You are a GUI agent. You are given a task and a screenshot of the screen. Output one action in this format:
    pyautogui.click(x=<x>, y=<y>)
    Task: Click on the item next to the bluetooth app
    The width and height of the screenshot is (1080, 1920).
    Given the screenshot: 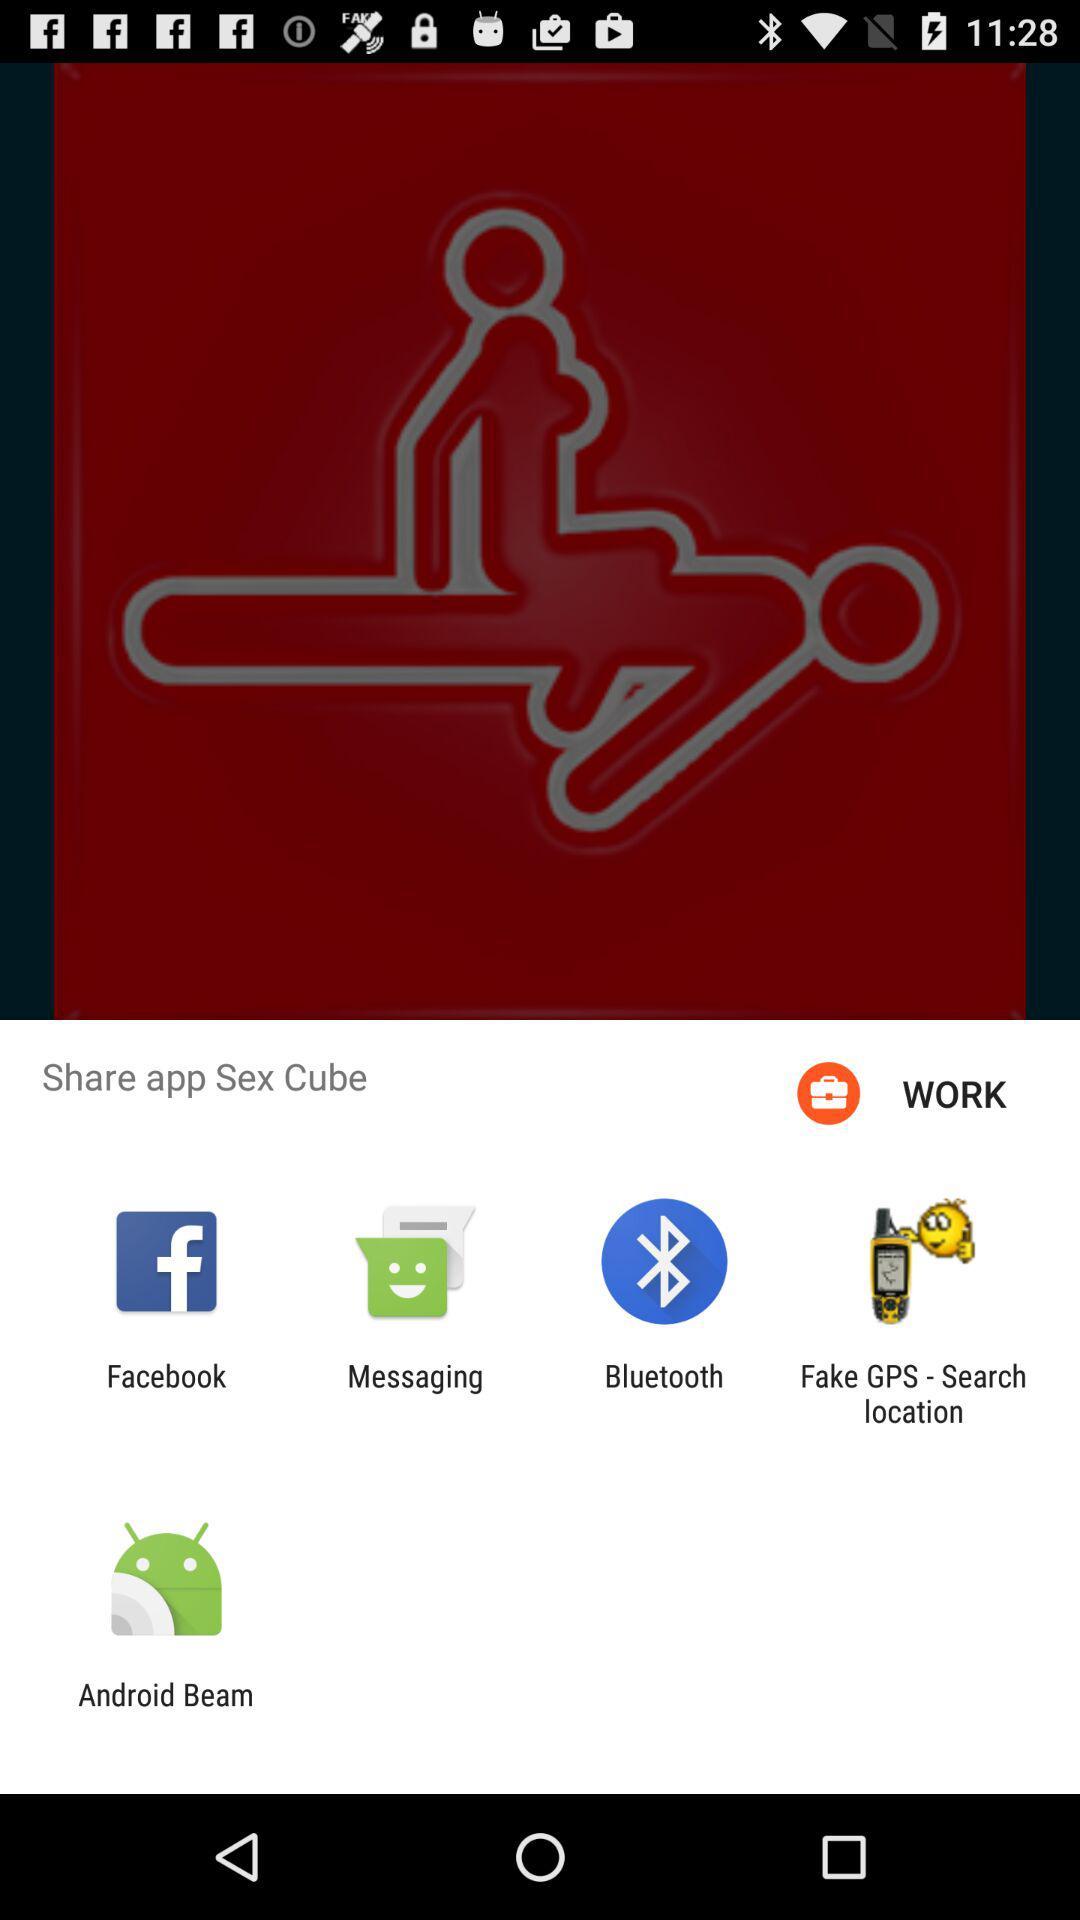 What is the action you would take?
    pyautogui.click(x=414, y=1392)
    